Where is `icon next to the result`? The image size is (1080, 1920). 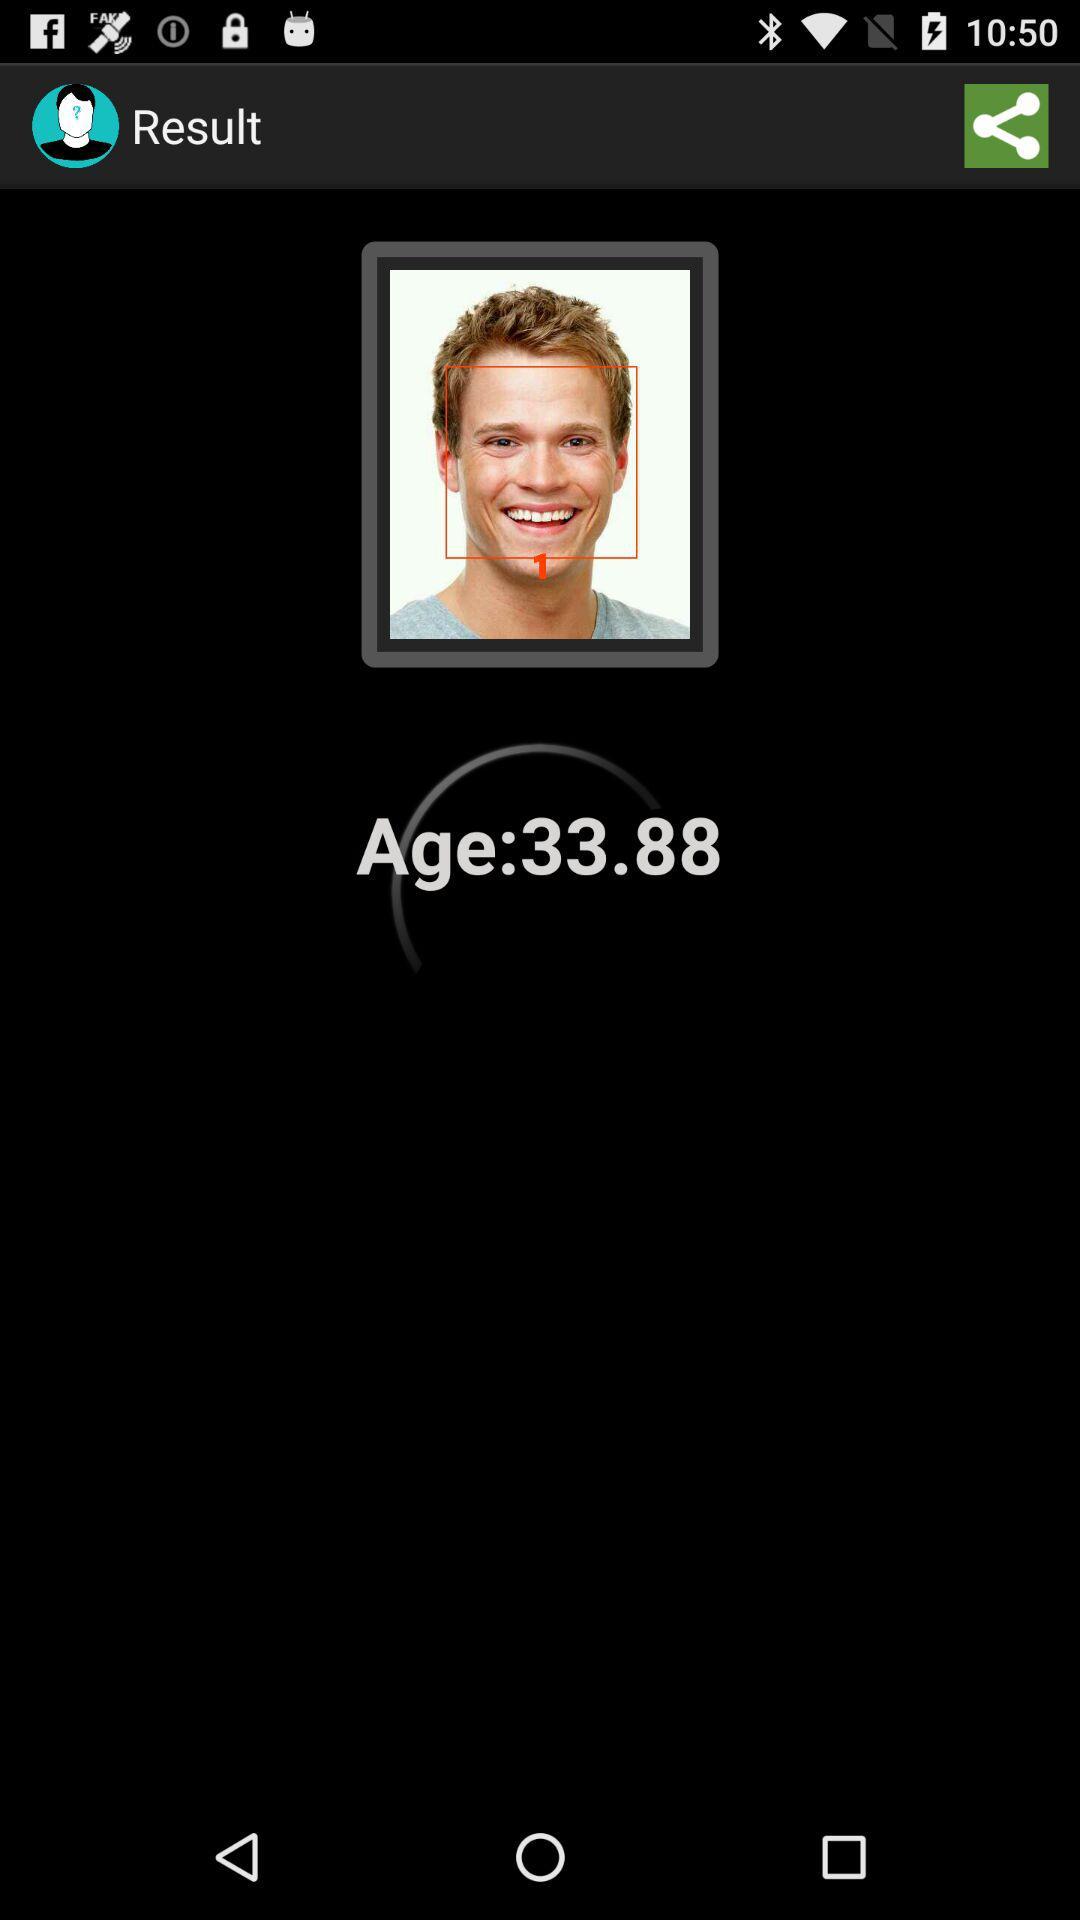 icon next to the result is located at coordinates (1006, 124).